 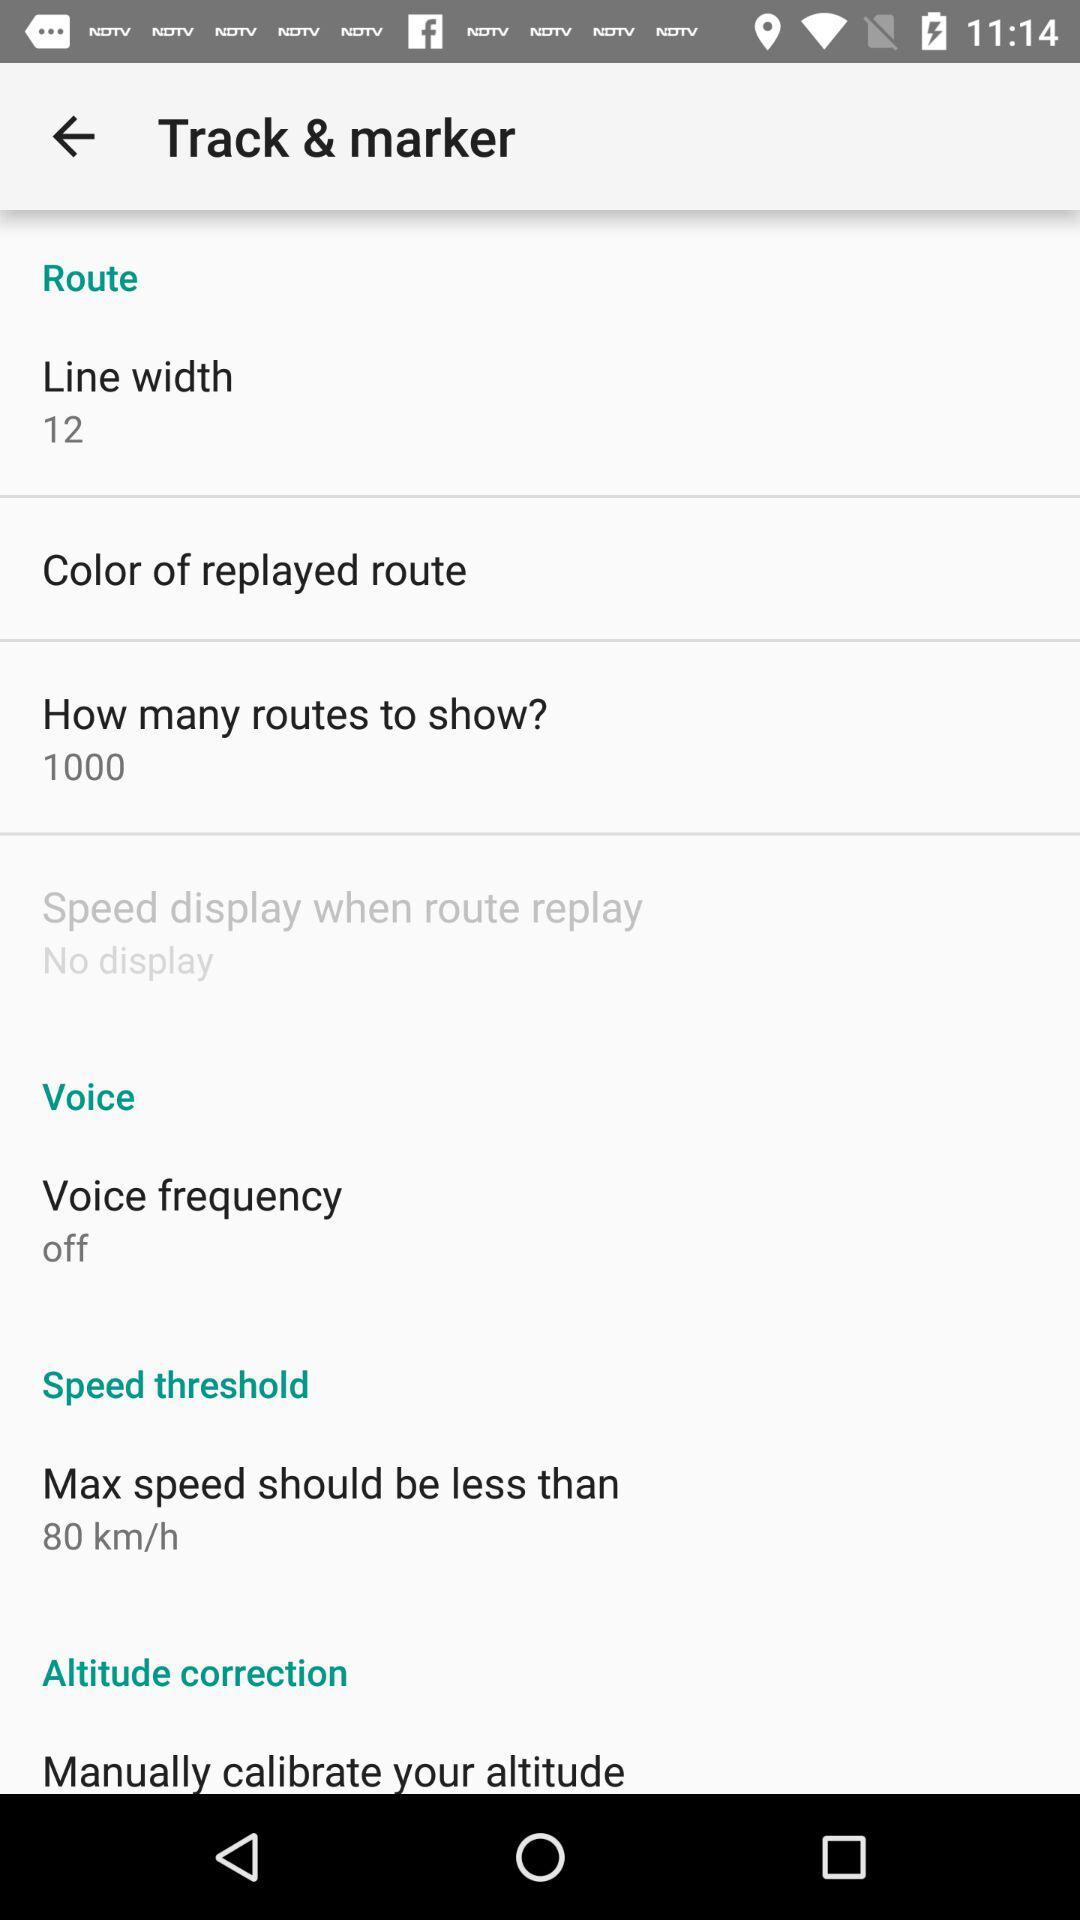 What do you see at coordinates (72, 135) in the screenshot?
I see `icon next to the track & marker app` at bounding box center [72, 135].